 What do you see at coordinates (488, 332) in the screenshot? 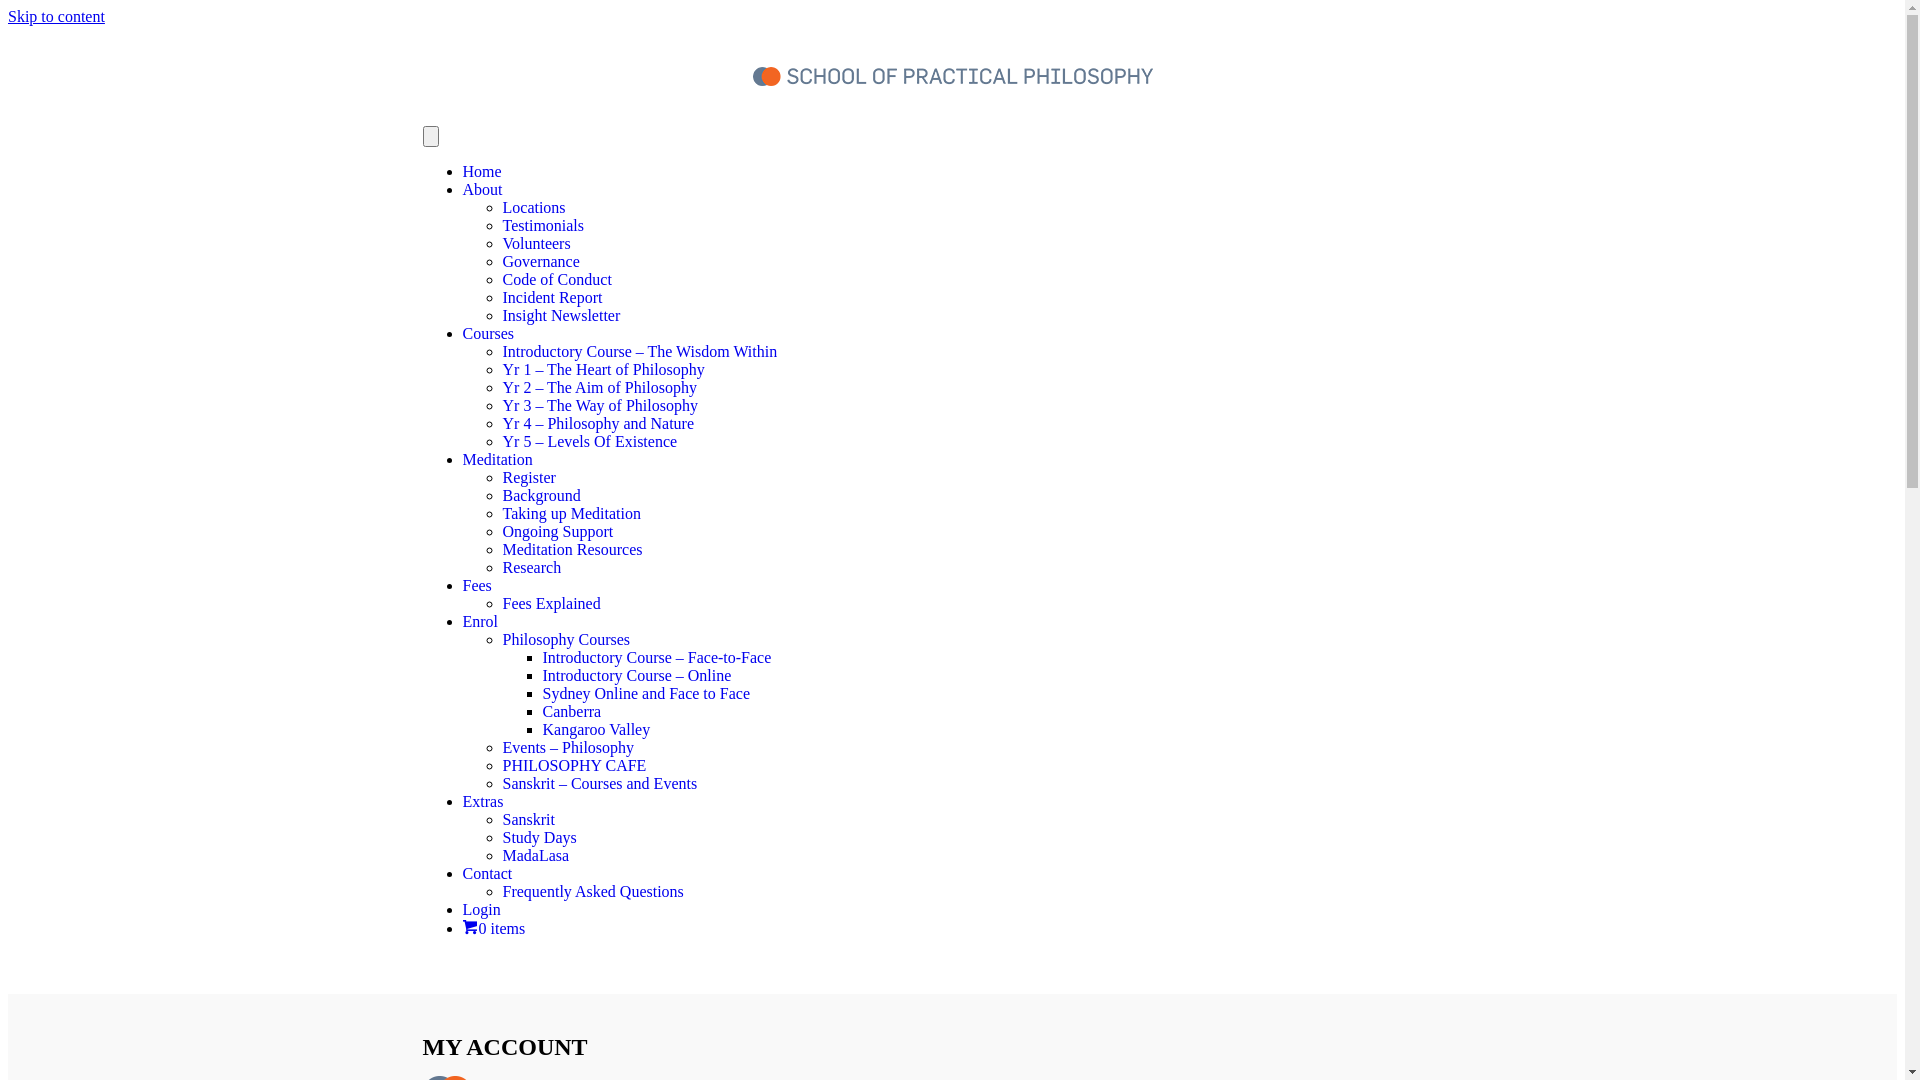
I see `'Courses'` at bounding box center [488, 332].